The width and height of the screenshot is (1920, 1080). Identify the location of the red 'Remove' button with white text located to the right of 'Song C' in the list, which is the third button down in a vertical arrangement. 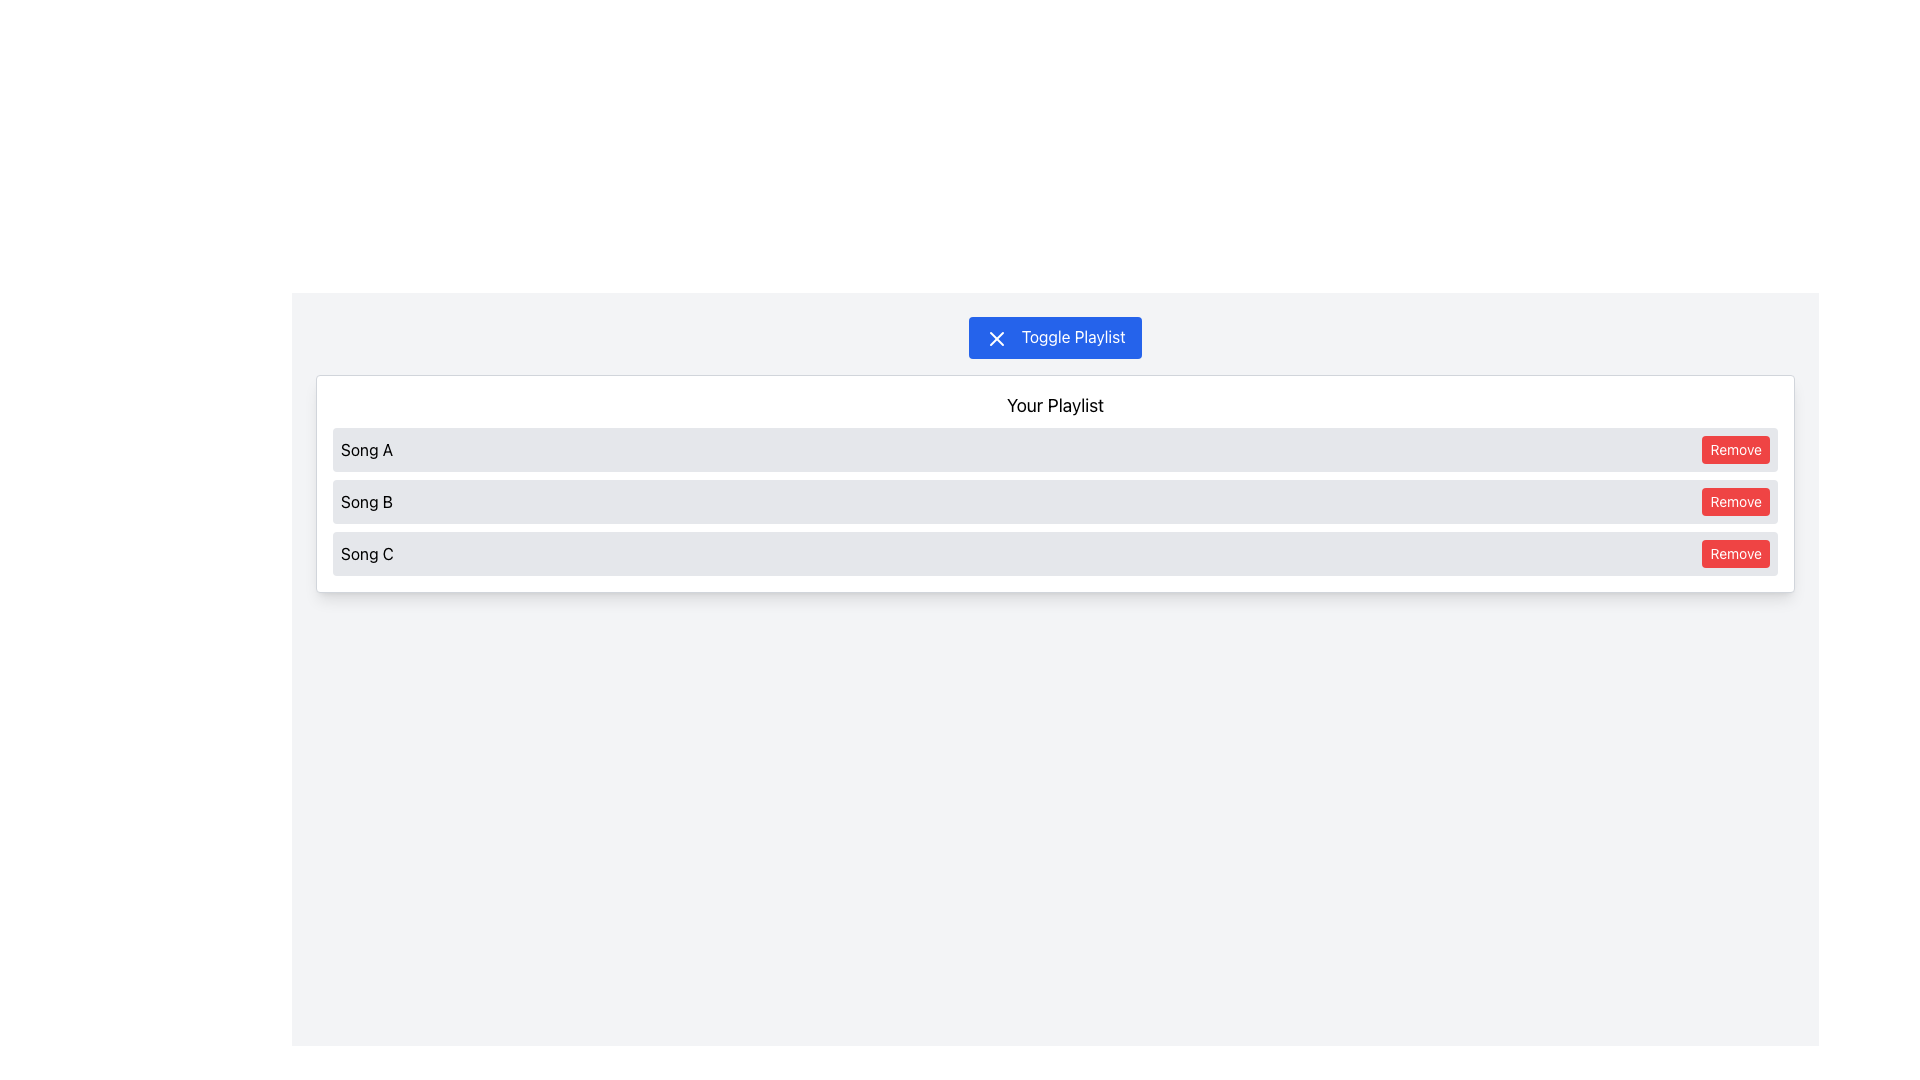
(1735, 553).